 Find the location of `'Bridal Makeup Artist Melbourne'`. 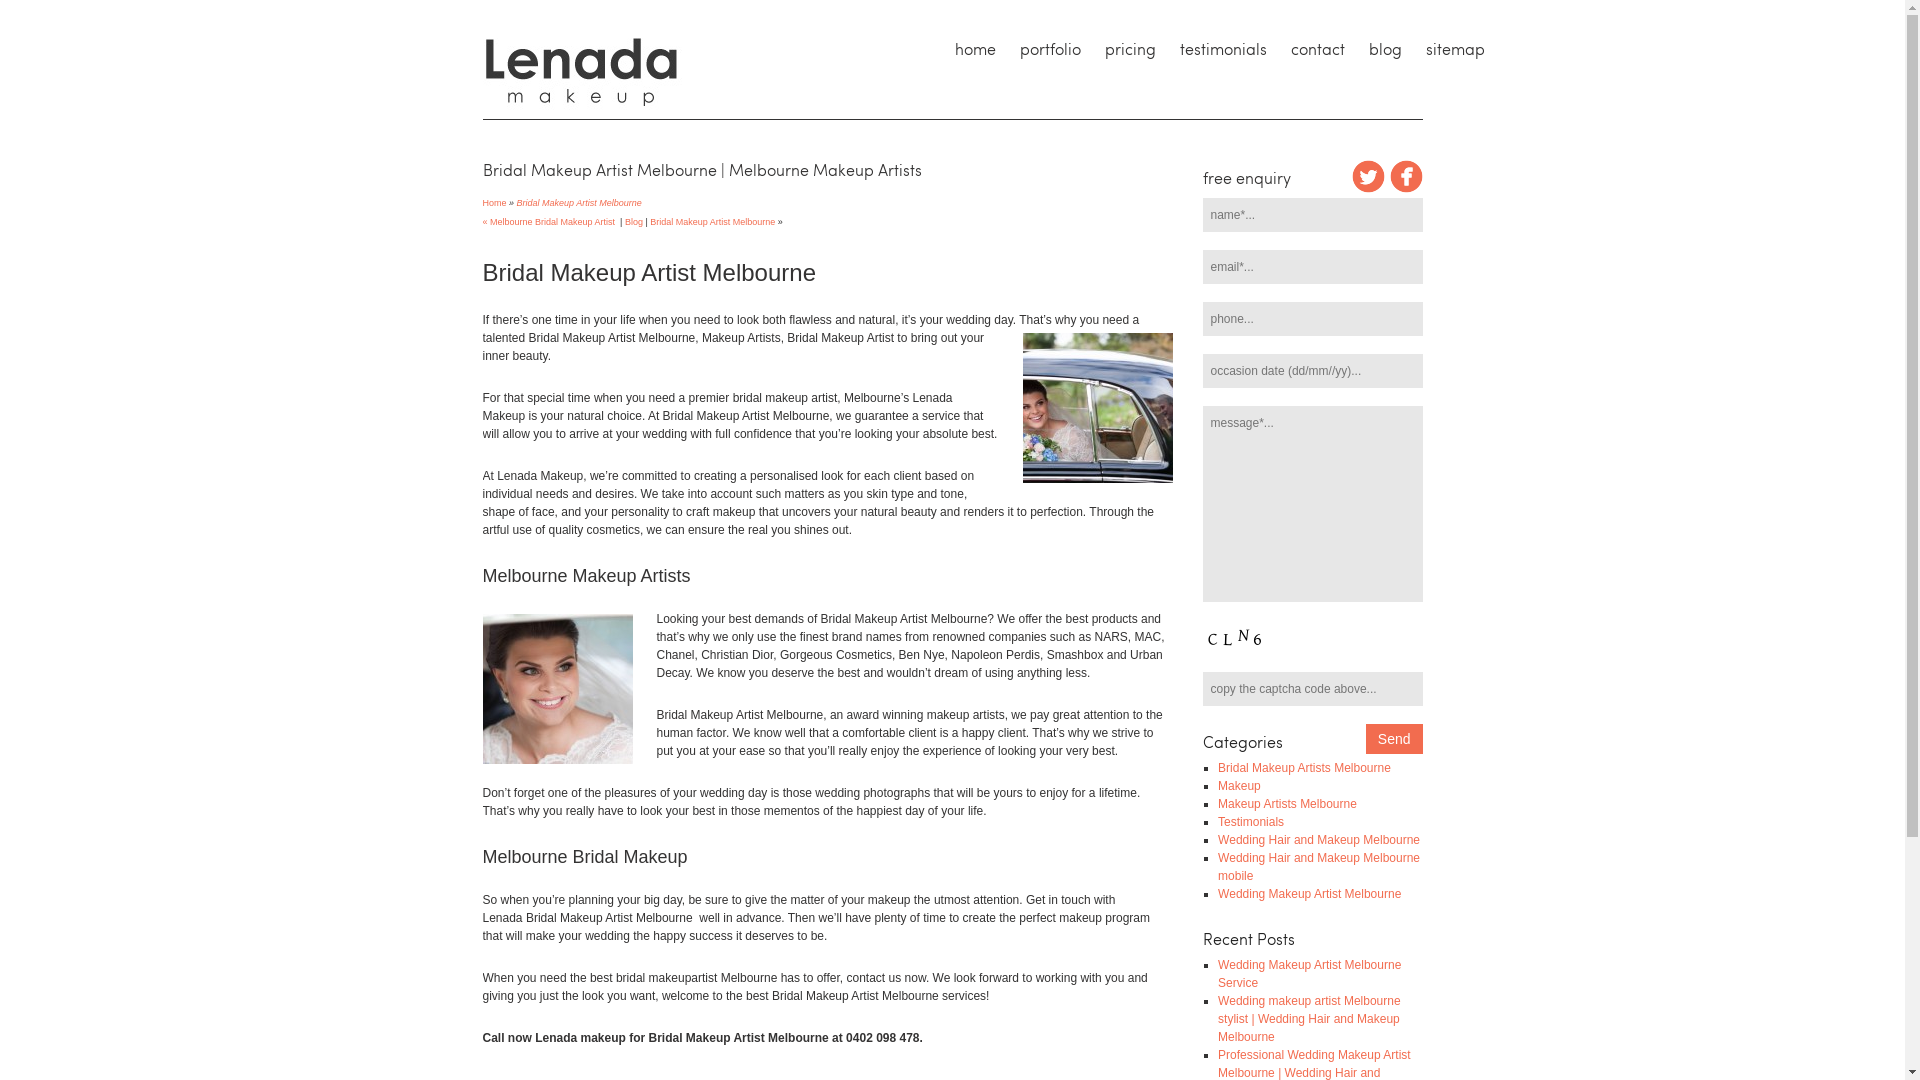

'Bridal Makeup Artist Melbourne' is located at coordinates (712, 222).